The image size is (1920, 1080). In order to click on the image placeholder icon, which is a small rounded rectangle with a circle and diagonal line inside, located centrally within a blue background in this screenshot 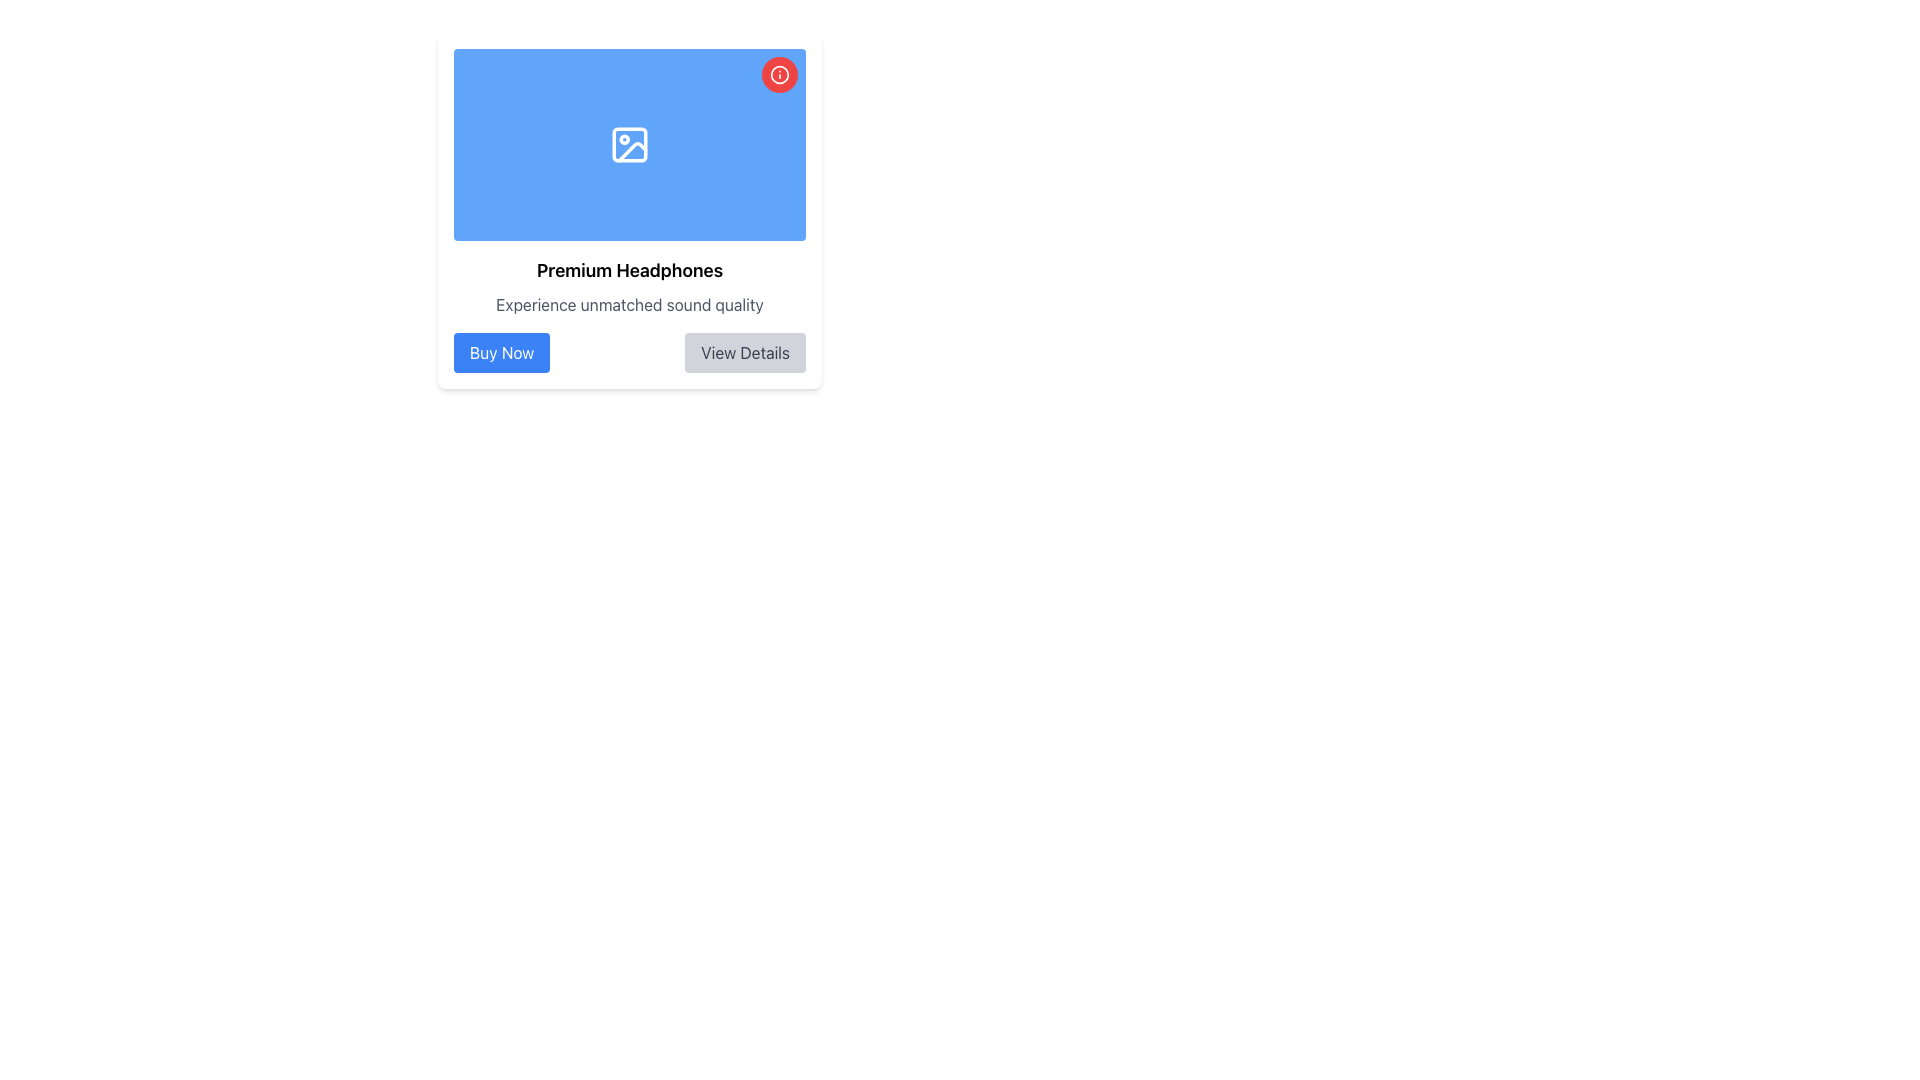, I will do `click(628, 144)`.